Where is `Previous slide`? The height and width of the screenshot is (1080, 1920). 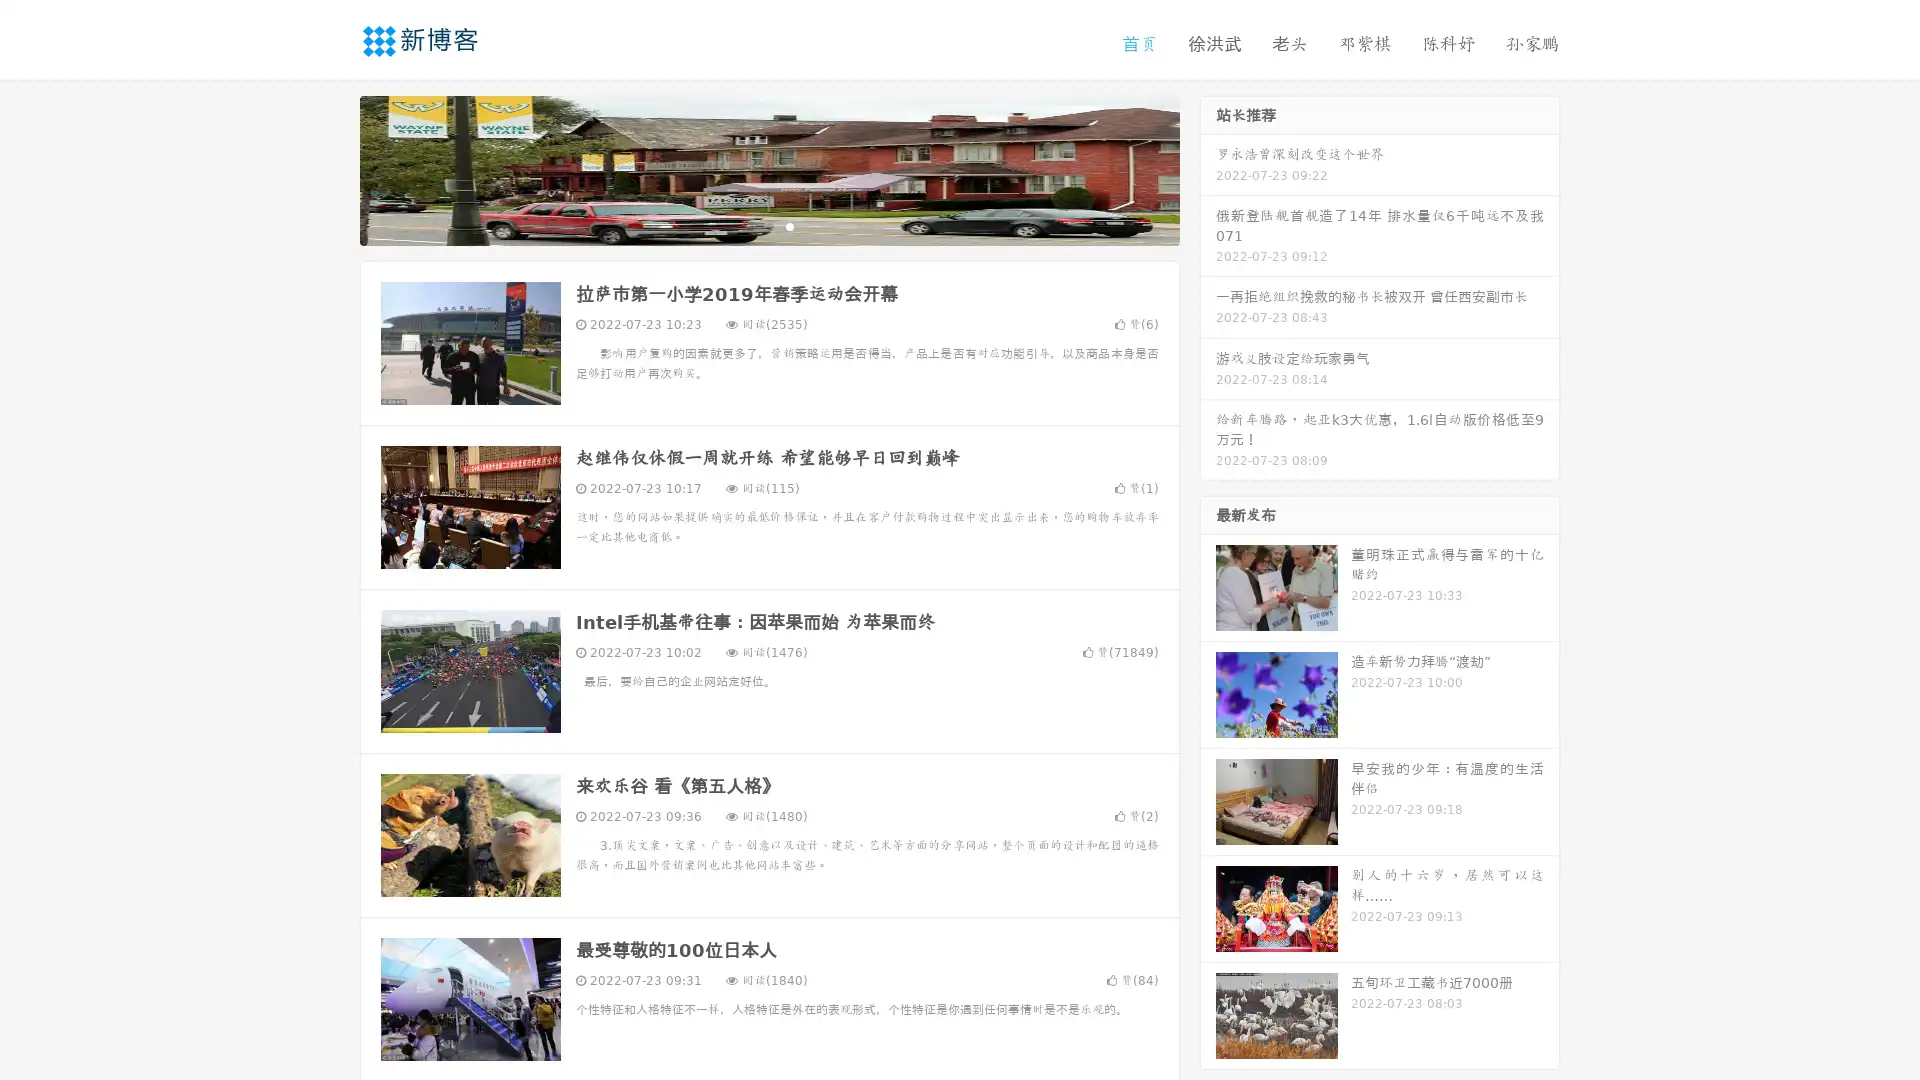
Previous slide is located at coordinates (330, 168).